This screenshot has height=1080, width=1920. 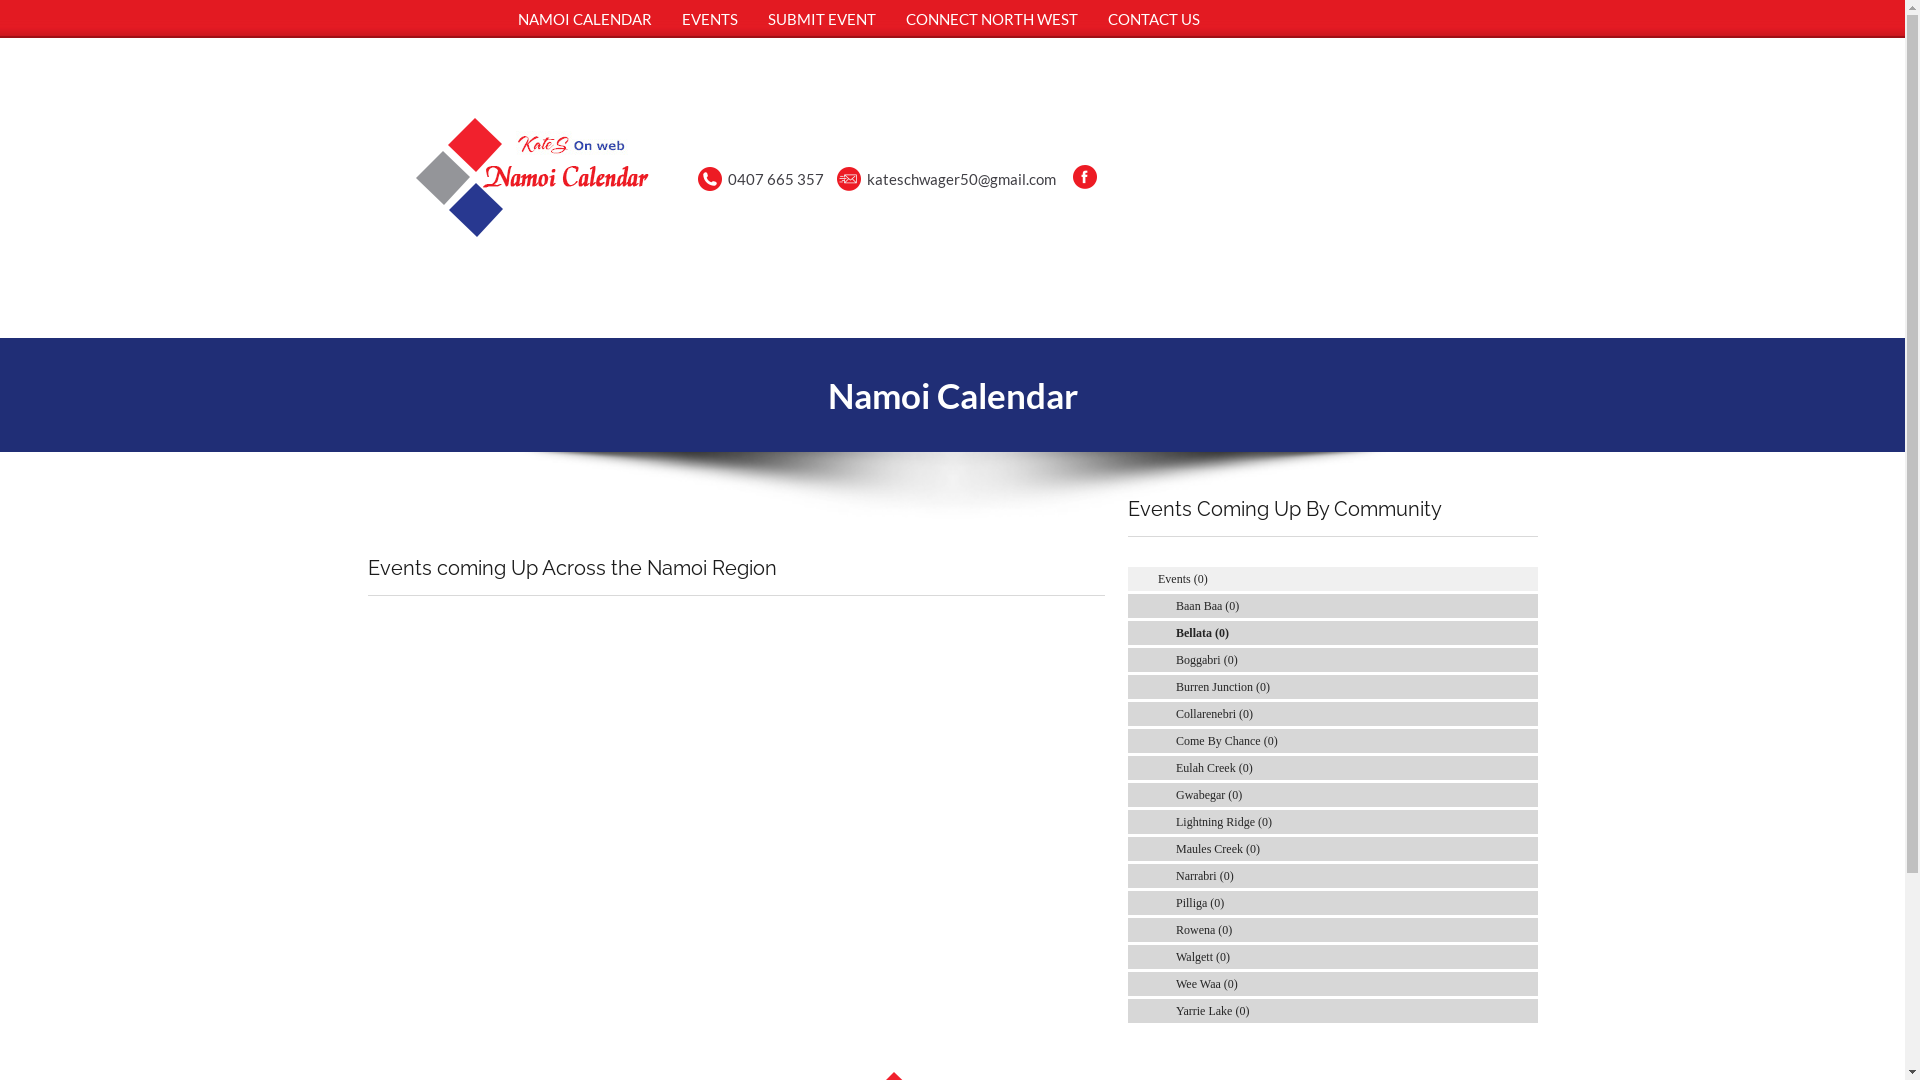 I want to click on 'Burren Junction (0)', so click(x=1222, y=685).